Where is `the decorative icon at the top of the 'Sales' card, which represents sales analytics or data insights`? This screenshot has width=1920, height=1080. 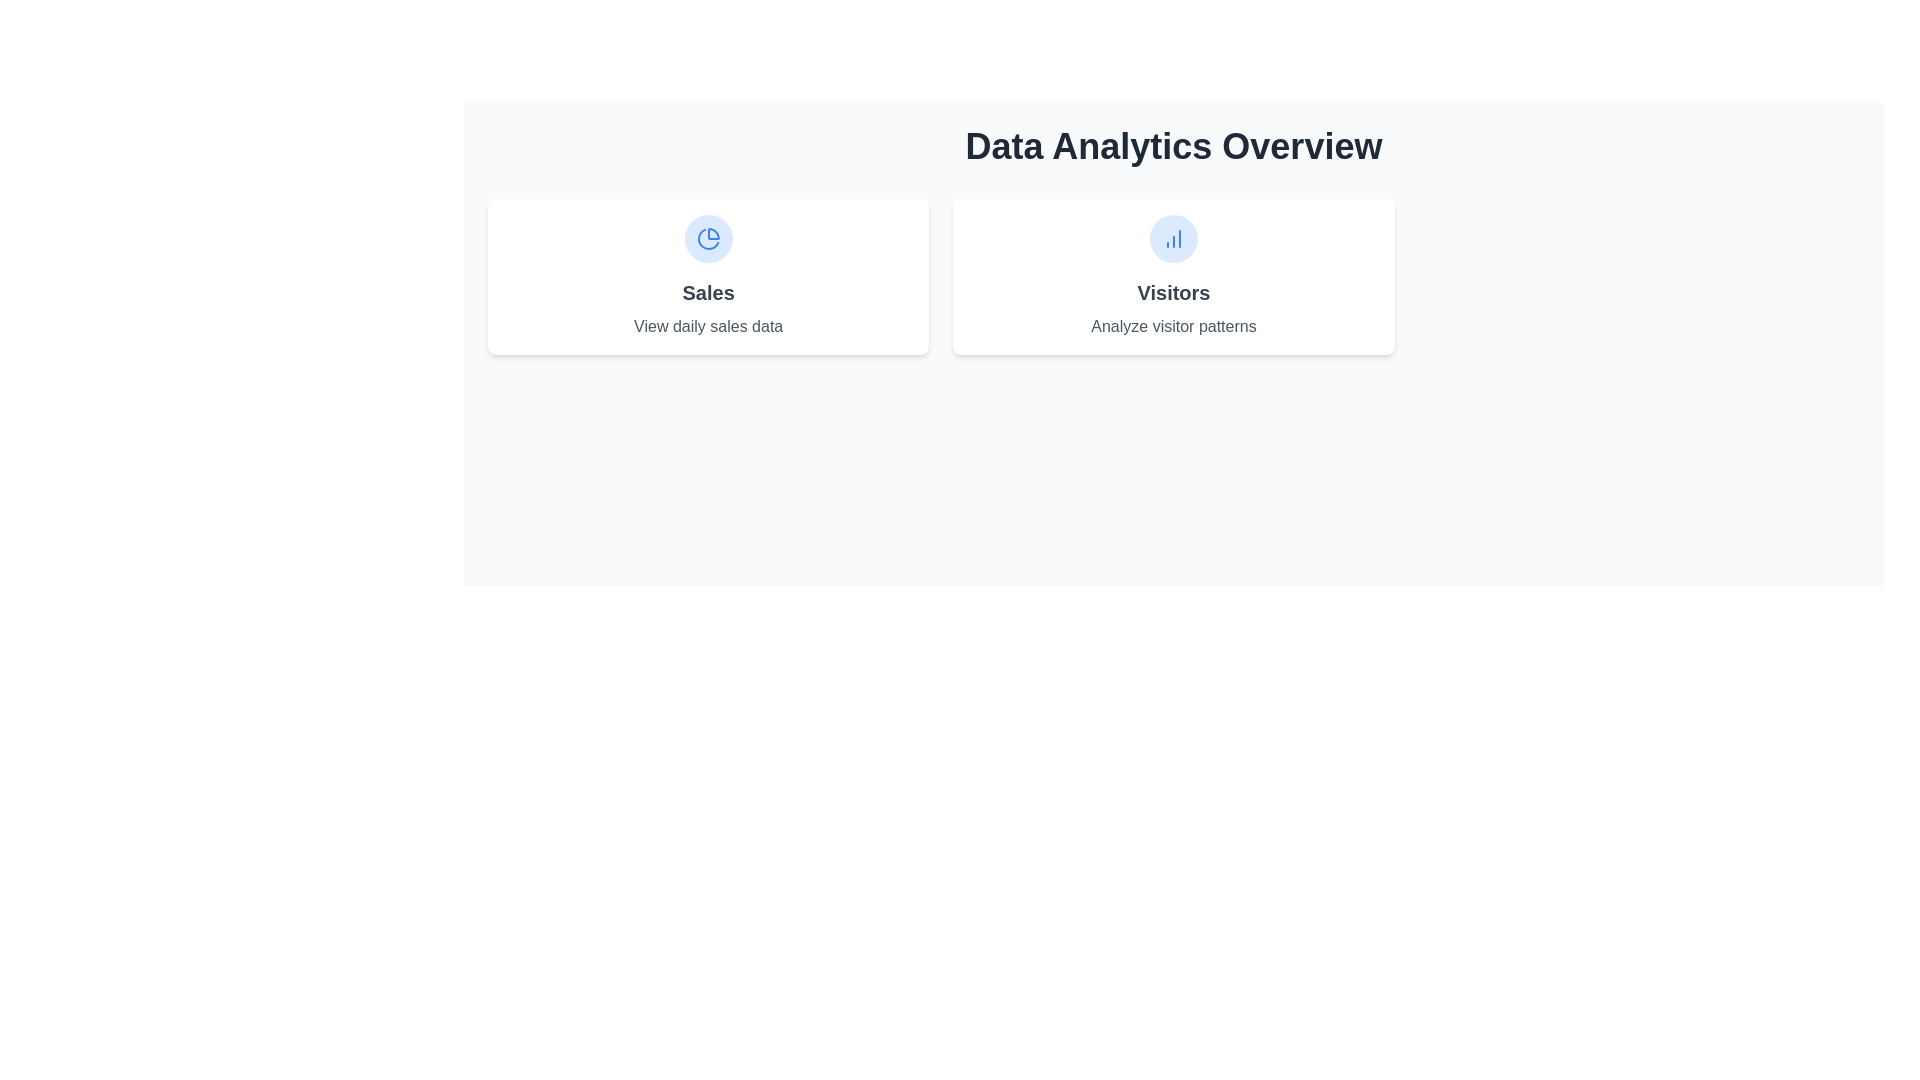 the decorative icon at the top of the 'Sales' card, which represents sales analytics or data insights is located at coordinates (708, 238).